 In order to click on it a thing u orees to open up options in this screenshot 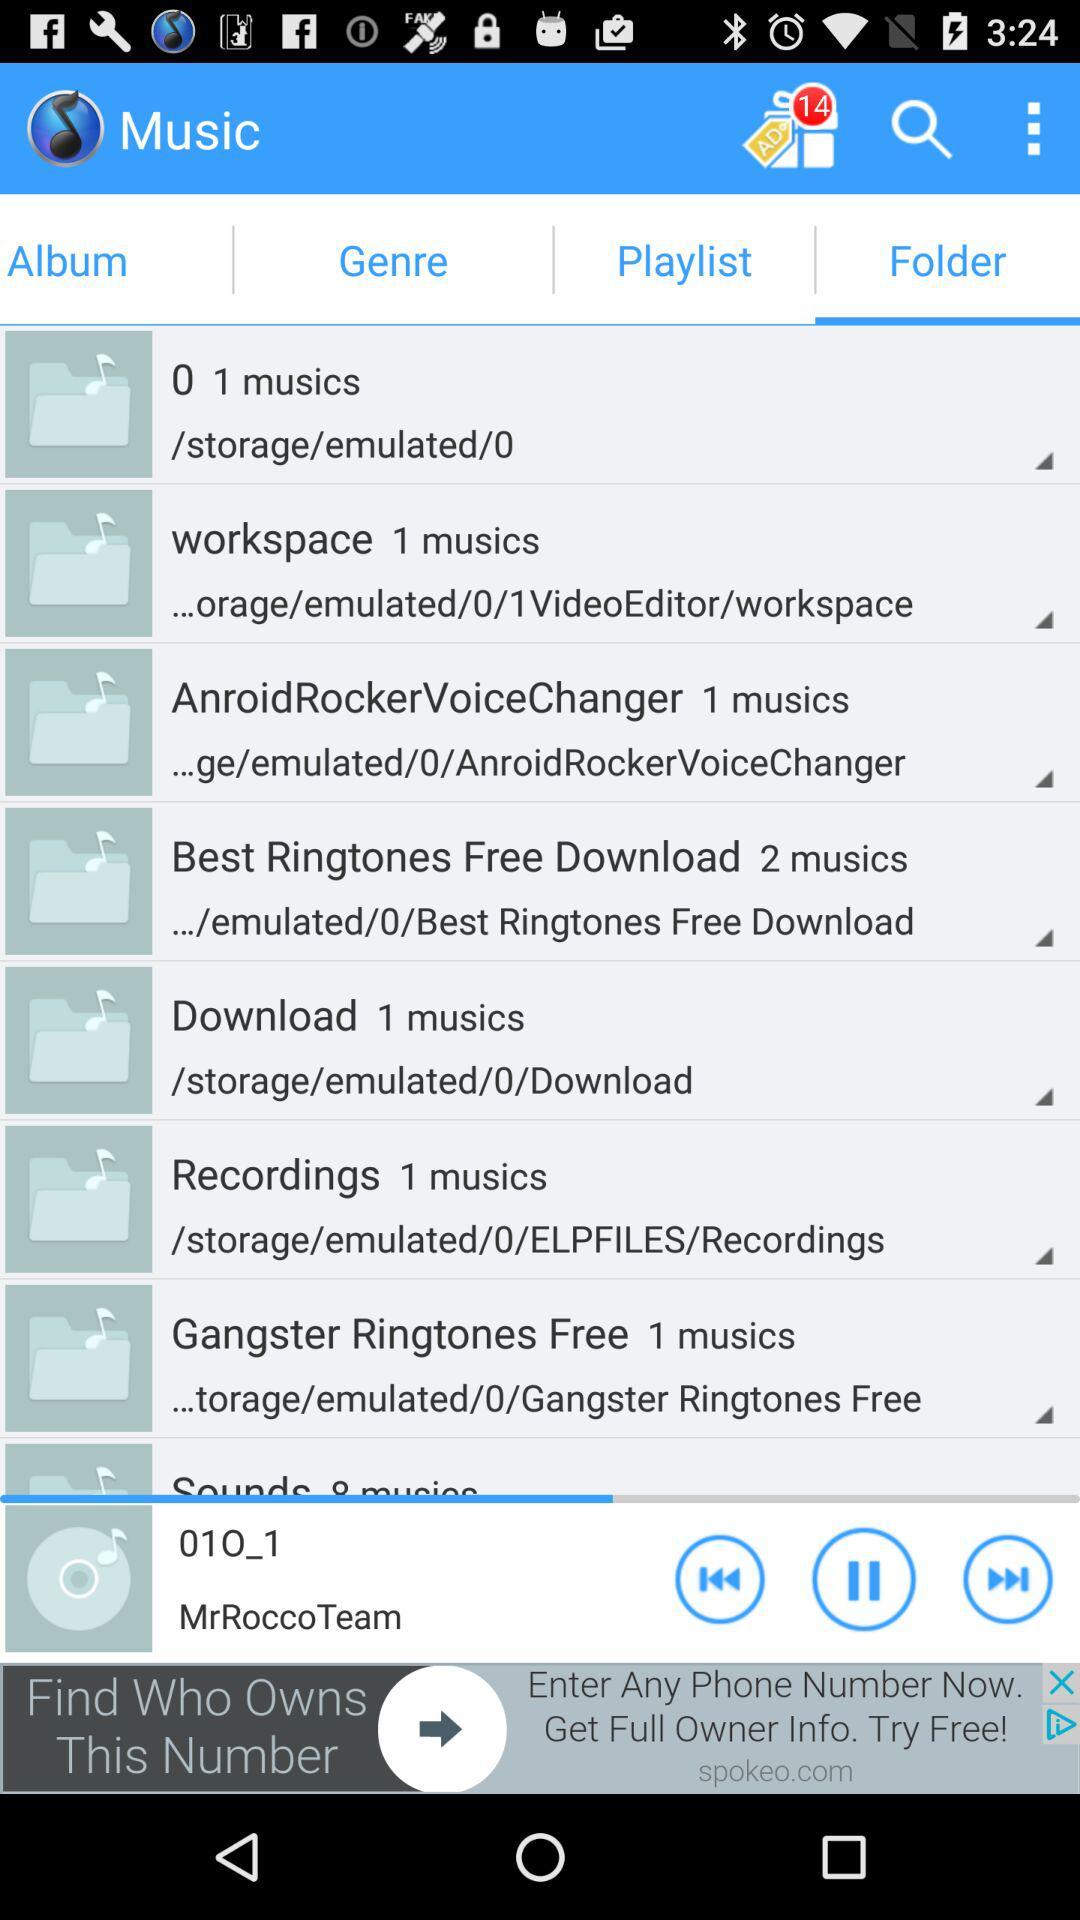, I will do `click(1033, 127)`.